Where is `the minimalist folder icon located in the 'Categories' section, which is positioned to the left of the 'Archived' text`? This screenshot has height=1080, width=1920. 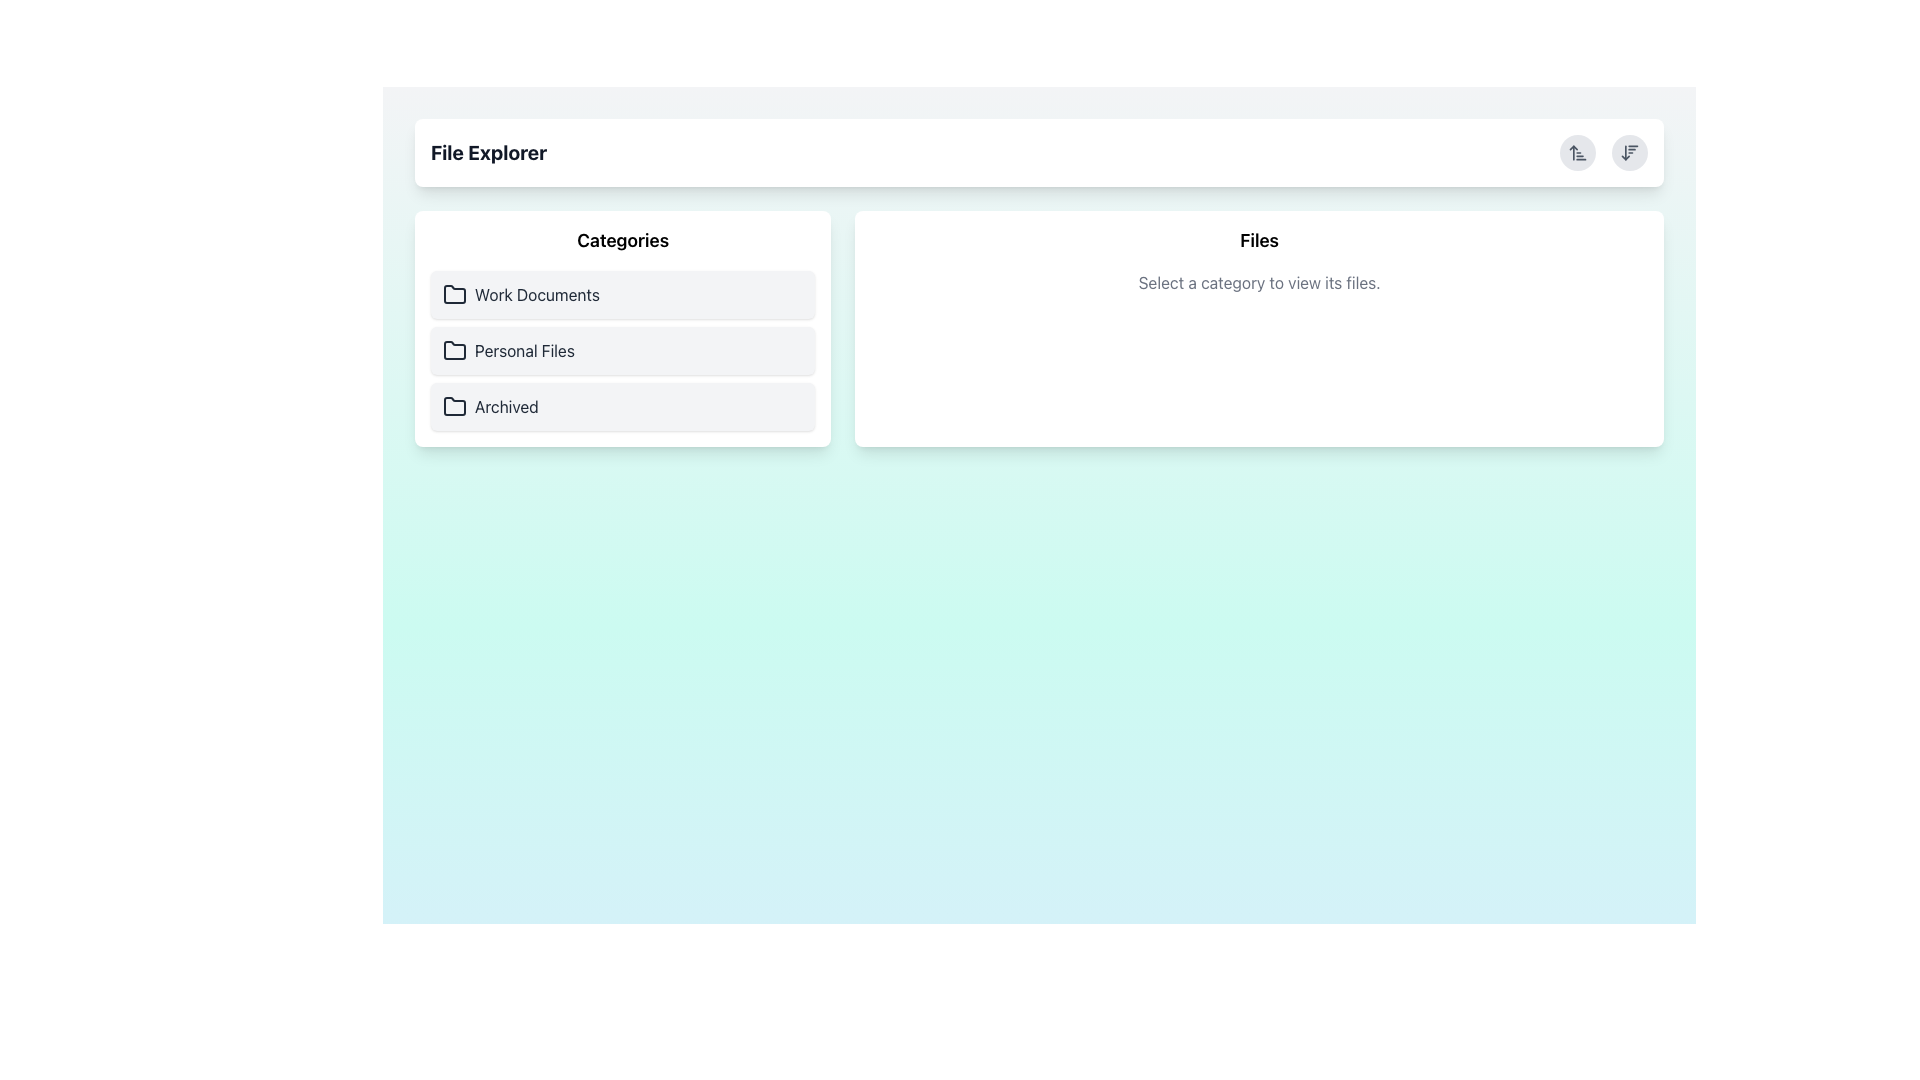
the minimalist folder icon located in the 'Categories' section, which is positioned to the left of the 'Archived' text is located at coordinates (454, 406).